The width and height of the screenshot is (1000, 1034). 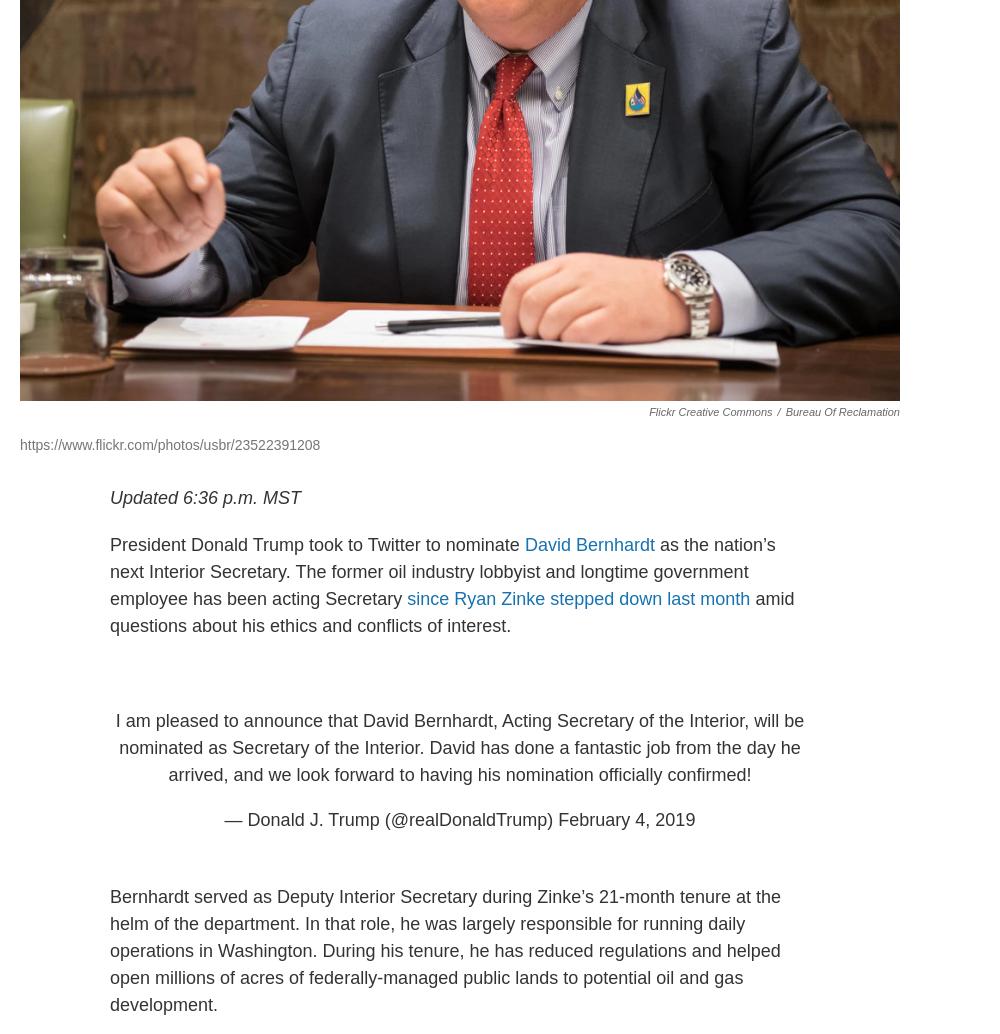 I want to click on '— Donald J. Trump (@realDonaldTrump)', so click(x=223, y=818).